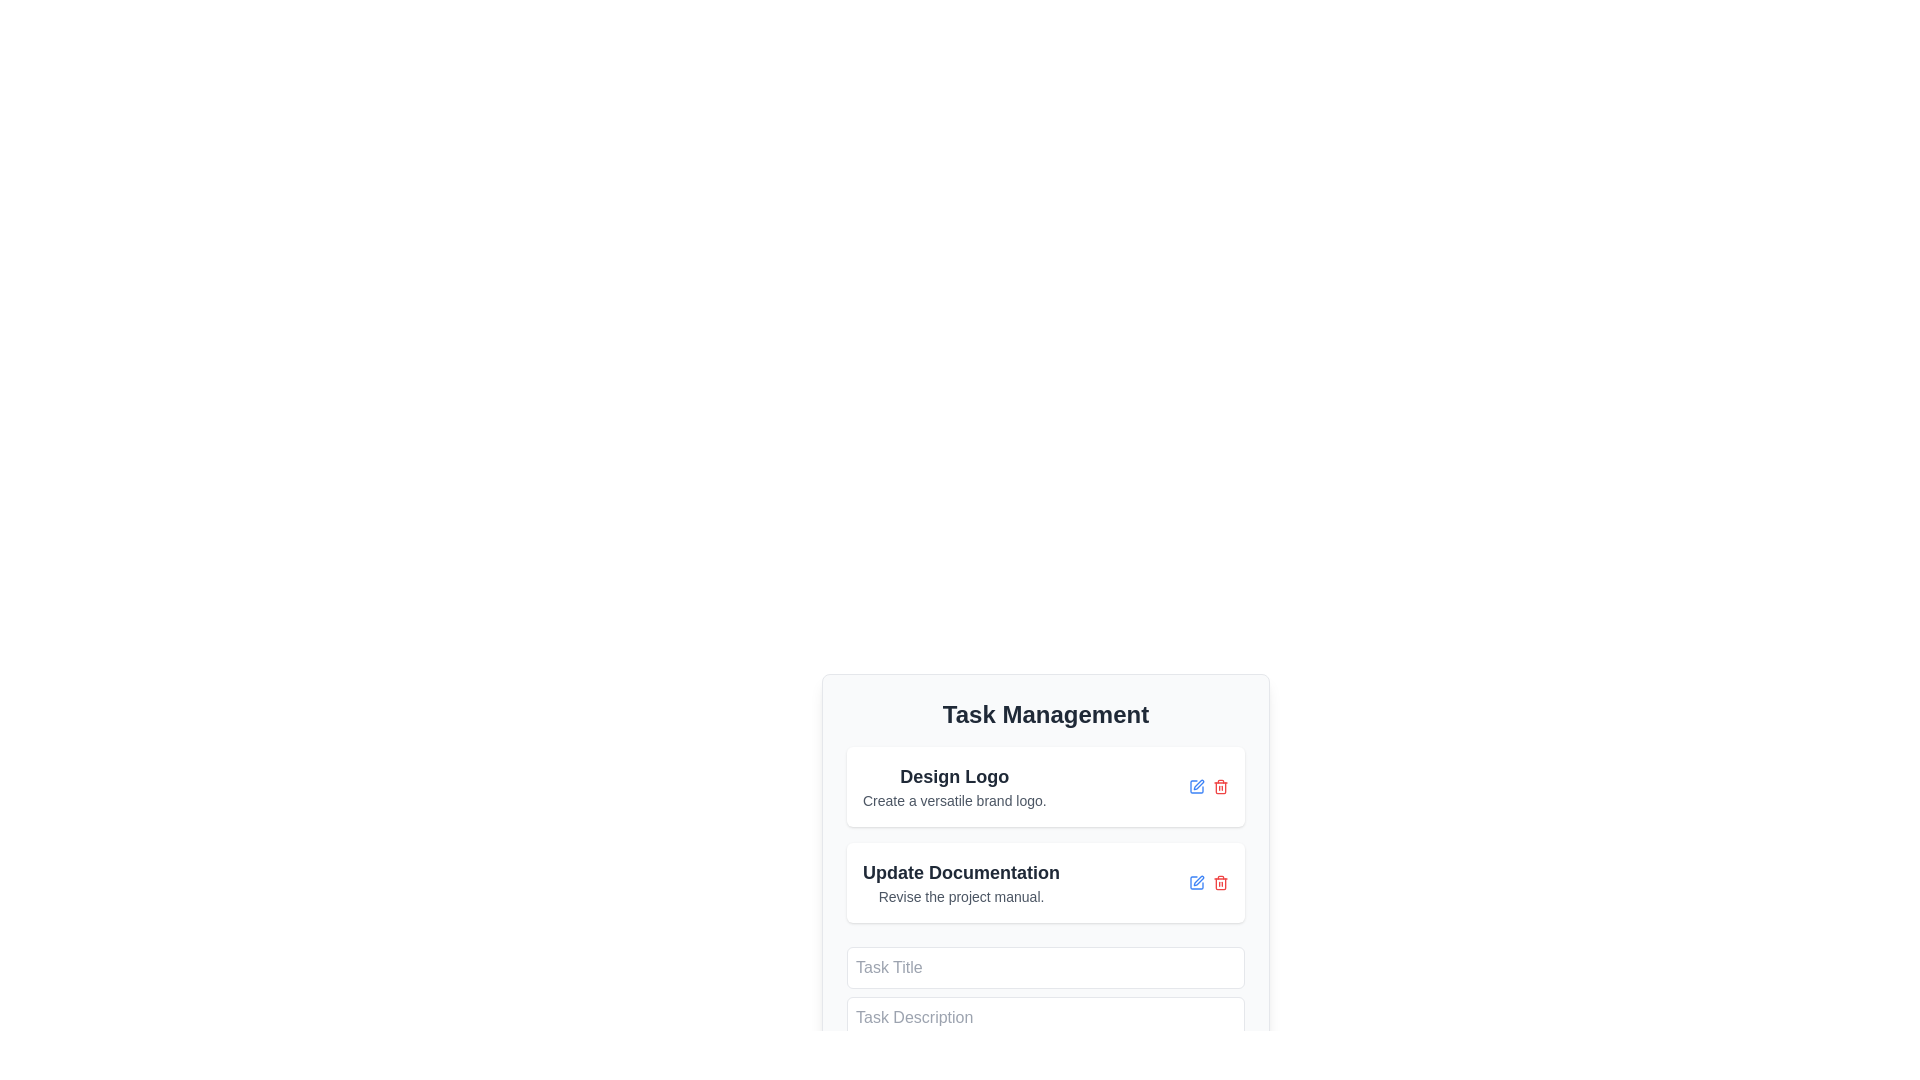 The height and width of the screenshot is (1080, 1920). I want to click on text label displaying 'Update Documentation', which is prominently styled in bold and dark color within the task management interface, so click(961, 871).